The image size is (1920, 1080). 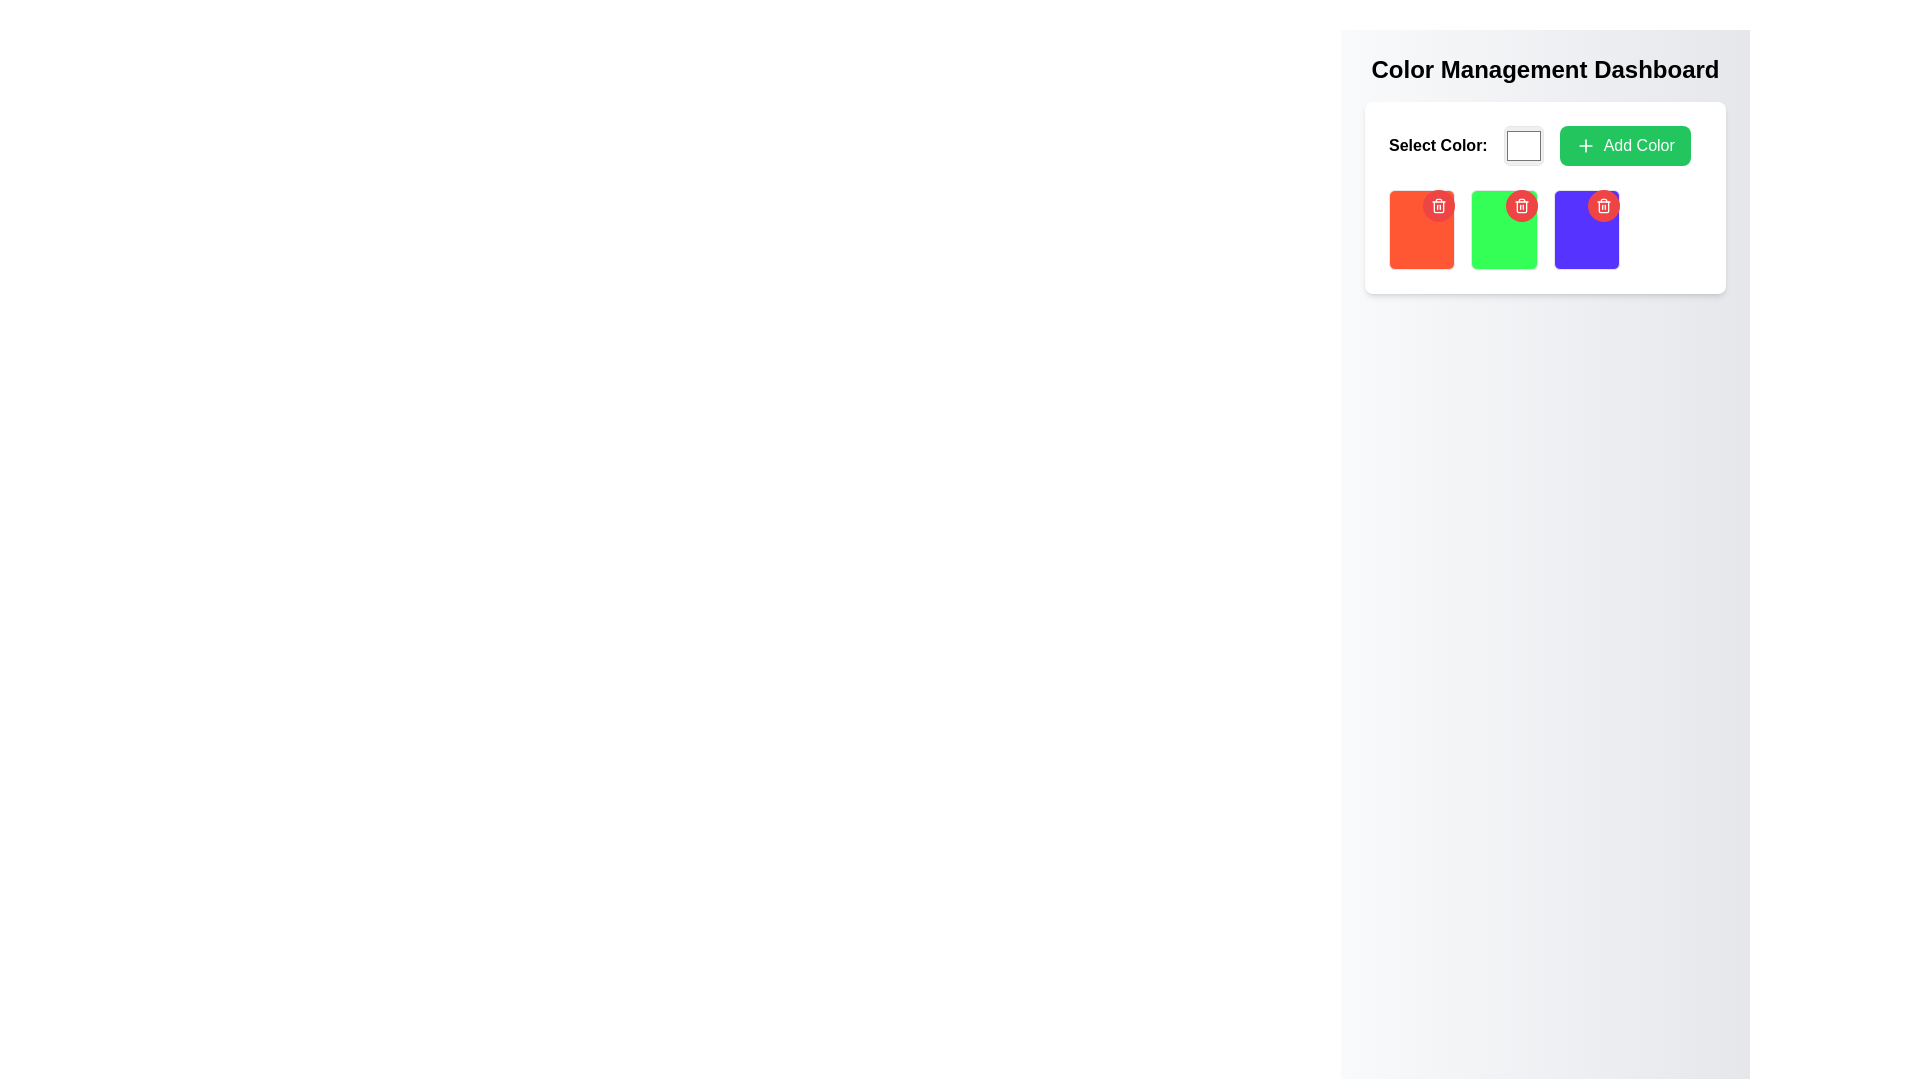 What do you see at coordinates (1438, 205) in the screenshot?
I see `the delete icon button located in the top-right corner of the first red color card` at bounding box center [1438, 205].